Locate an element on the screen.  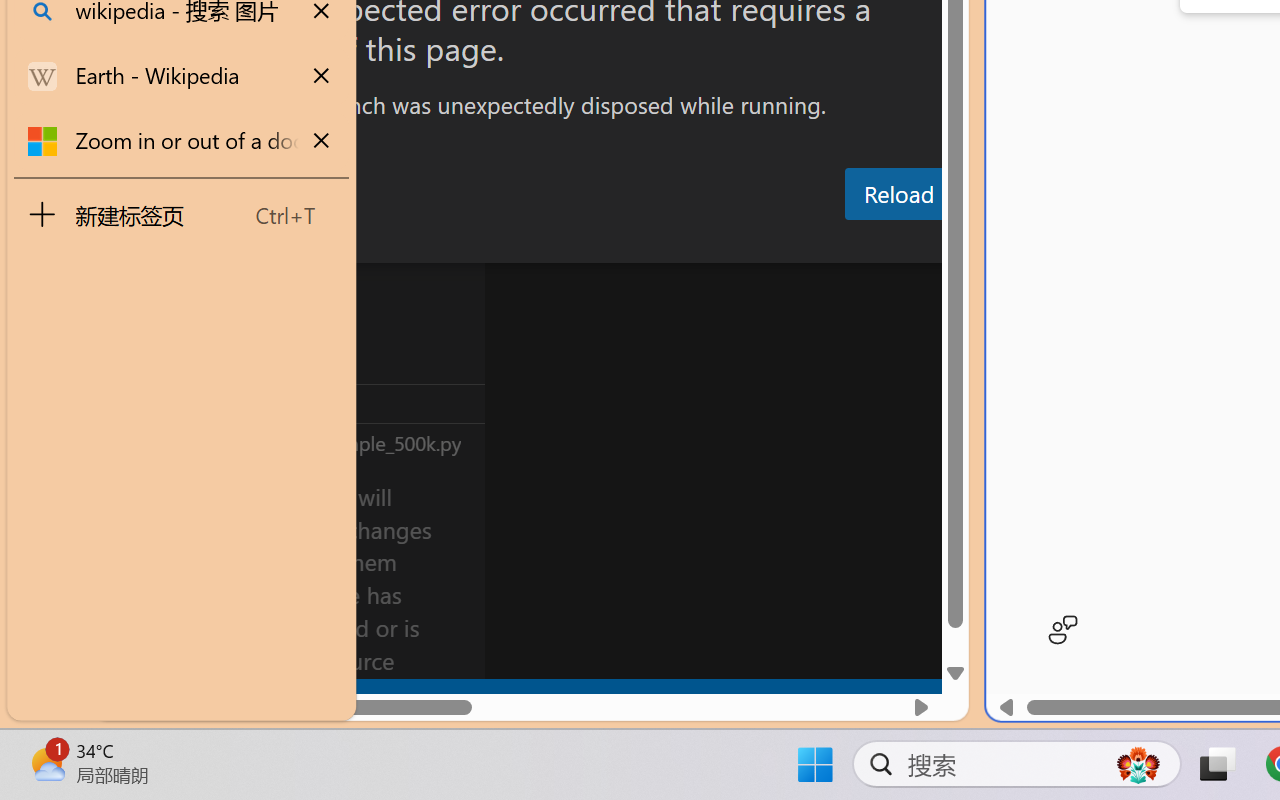
'Accounts - Sign in requested' is located at coordinates (134, 548).